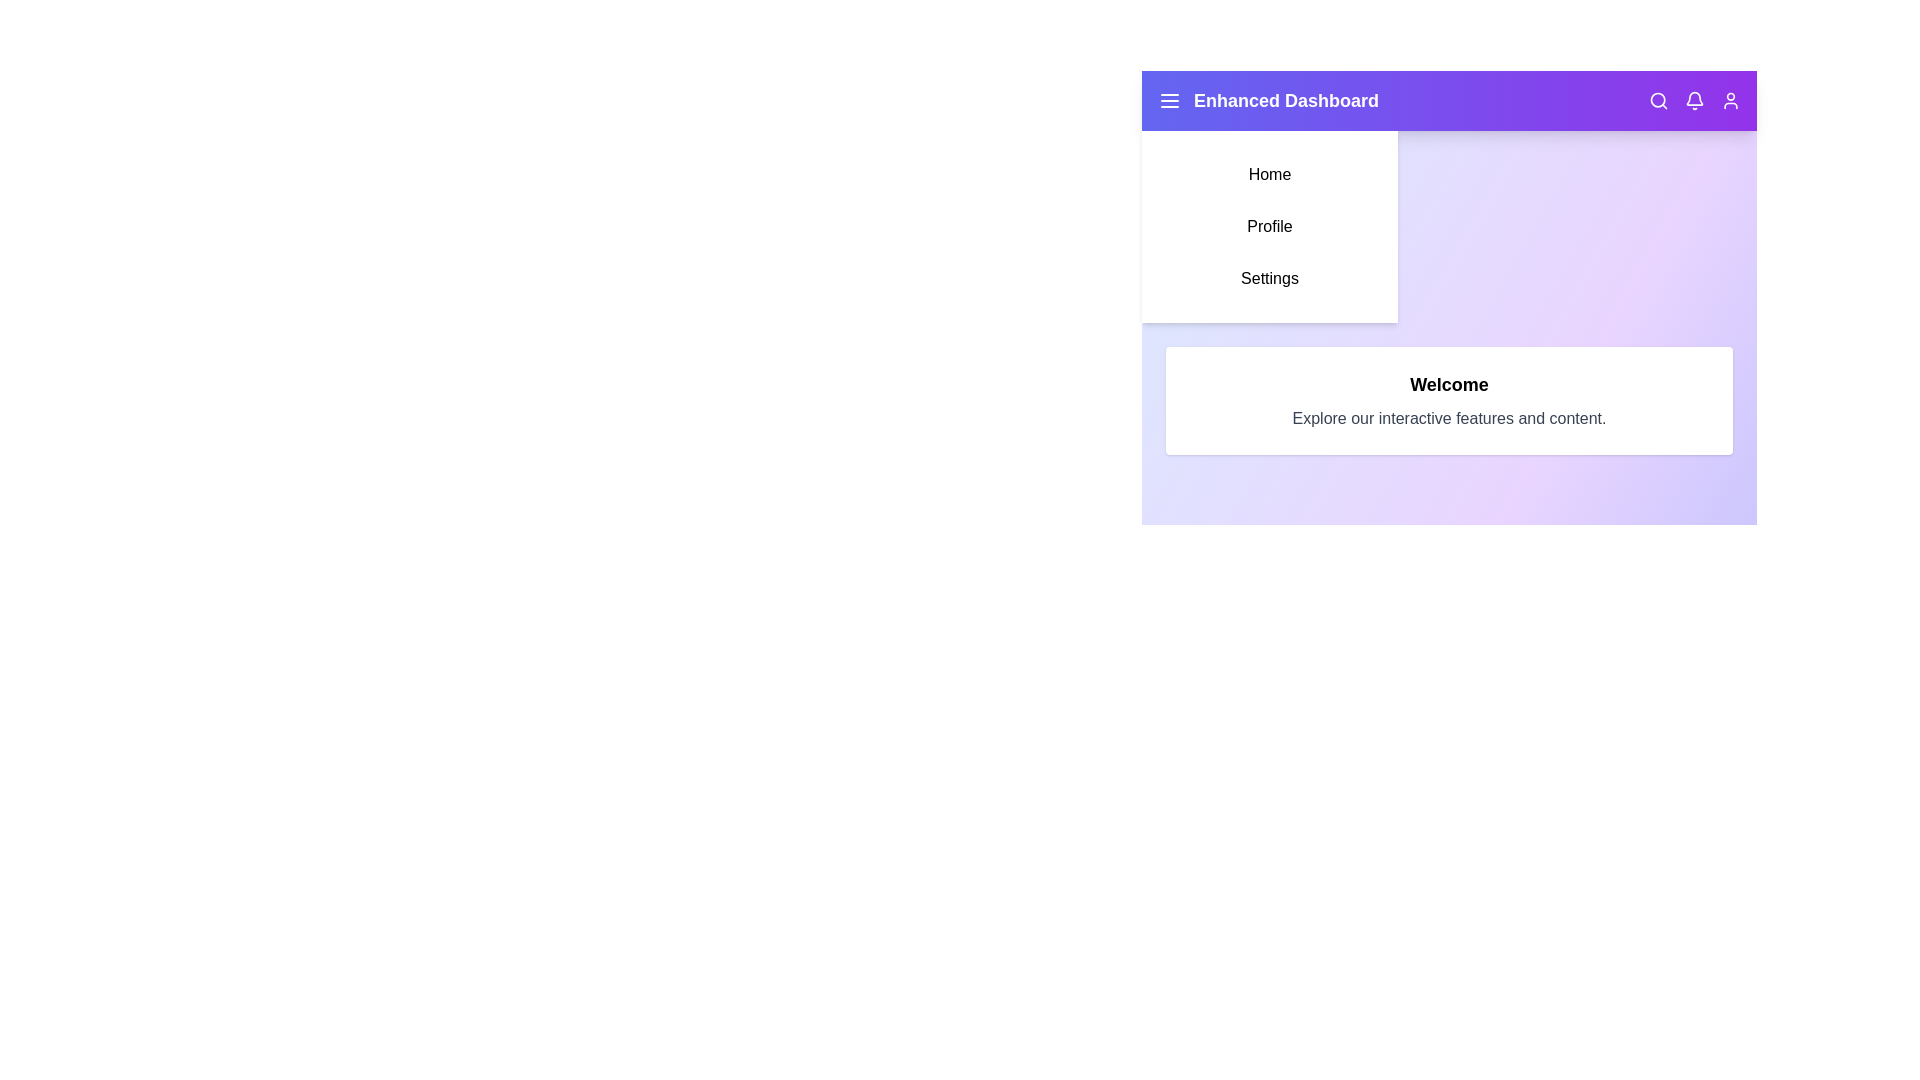 Image resolution: width=1920 pixels, height=1080 pixels. What do you see at coordinates (1170, 100) in the screenshot?
I see `the menu icon to toggle the side menu` at bounding box center [1170, 100].